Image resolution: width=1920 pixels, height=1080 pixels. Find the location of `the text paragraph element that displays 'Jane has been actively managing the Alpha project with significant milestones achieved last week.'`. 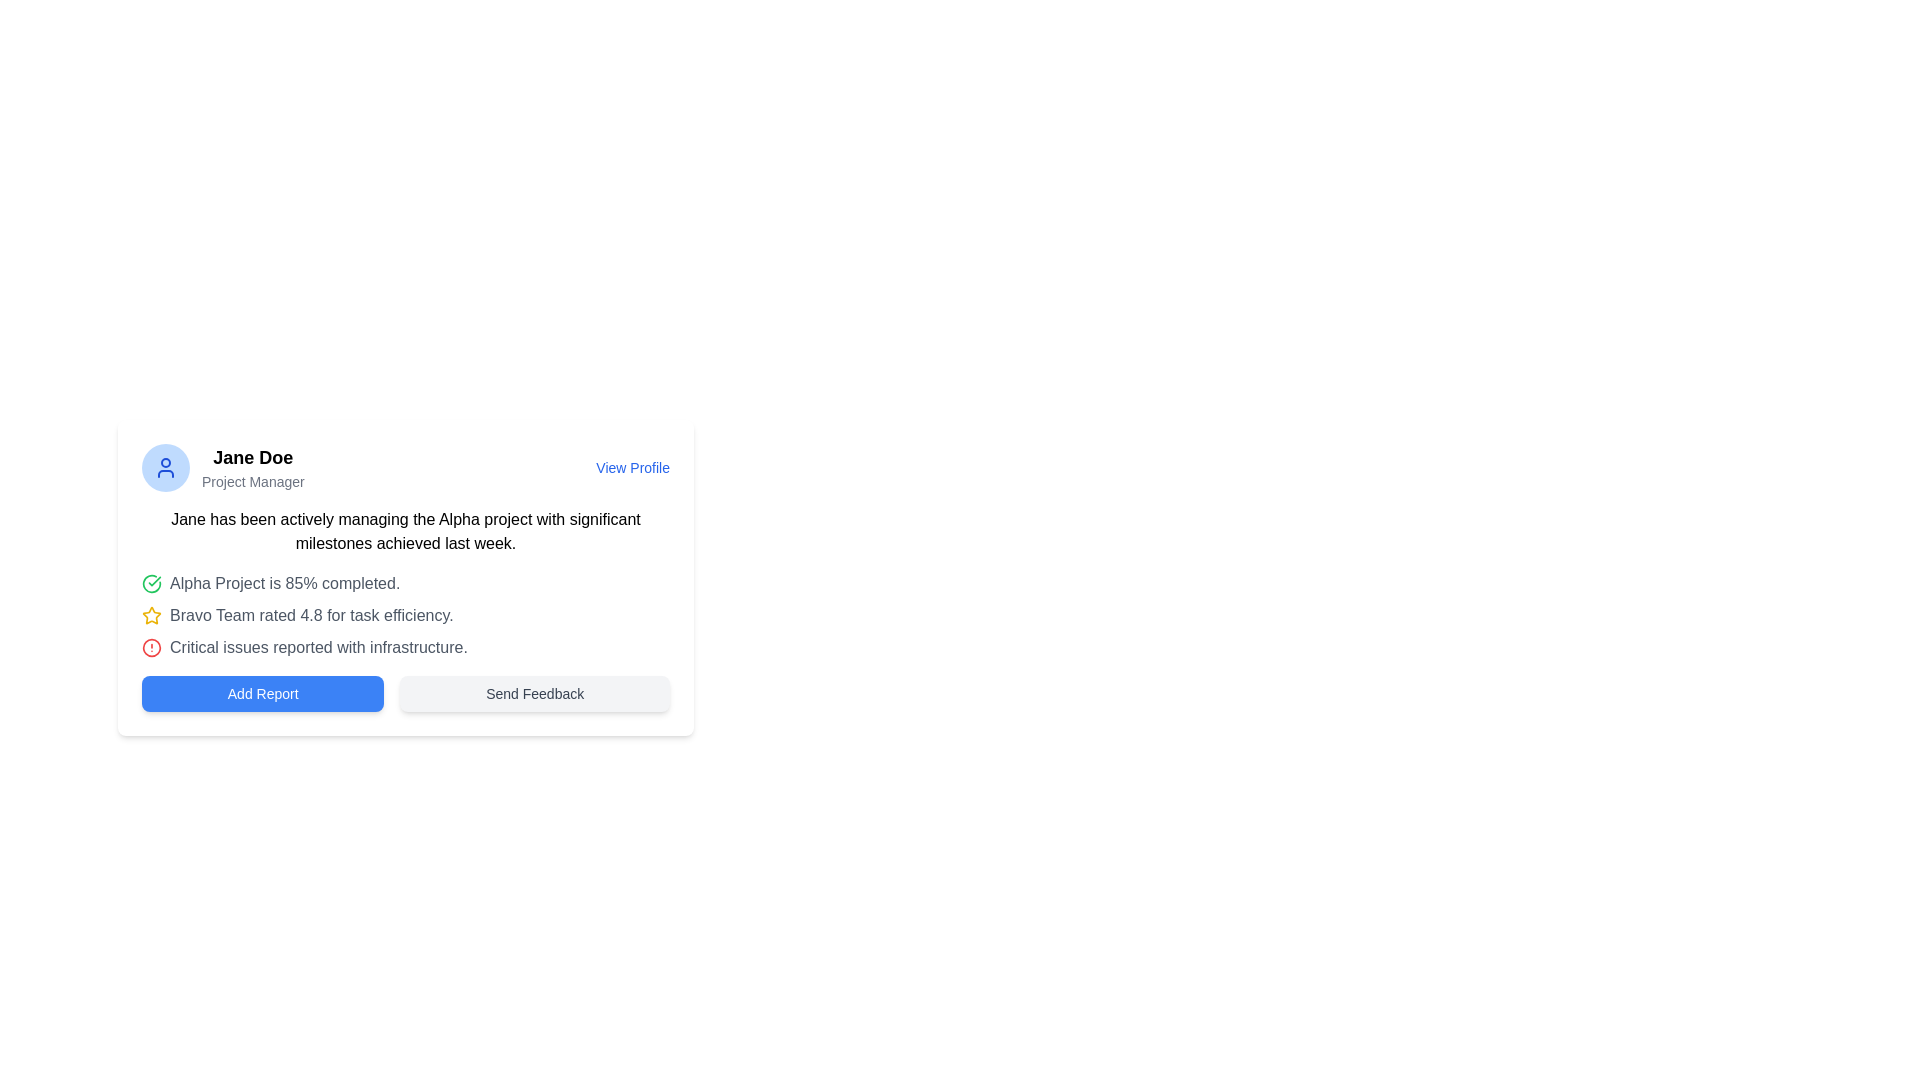

the text paragraph element that displays 'Jane has been actively managing the Alpha project with significant milestones achieved last week.' is located at coordinates (405, 531).